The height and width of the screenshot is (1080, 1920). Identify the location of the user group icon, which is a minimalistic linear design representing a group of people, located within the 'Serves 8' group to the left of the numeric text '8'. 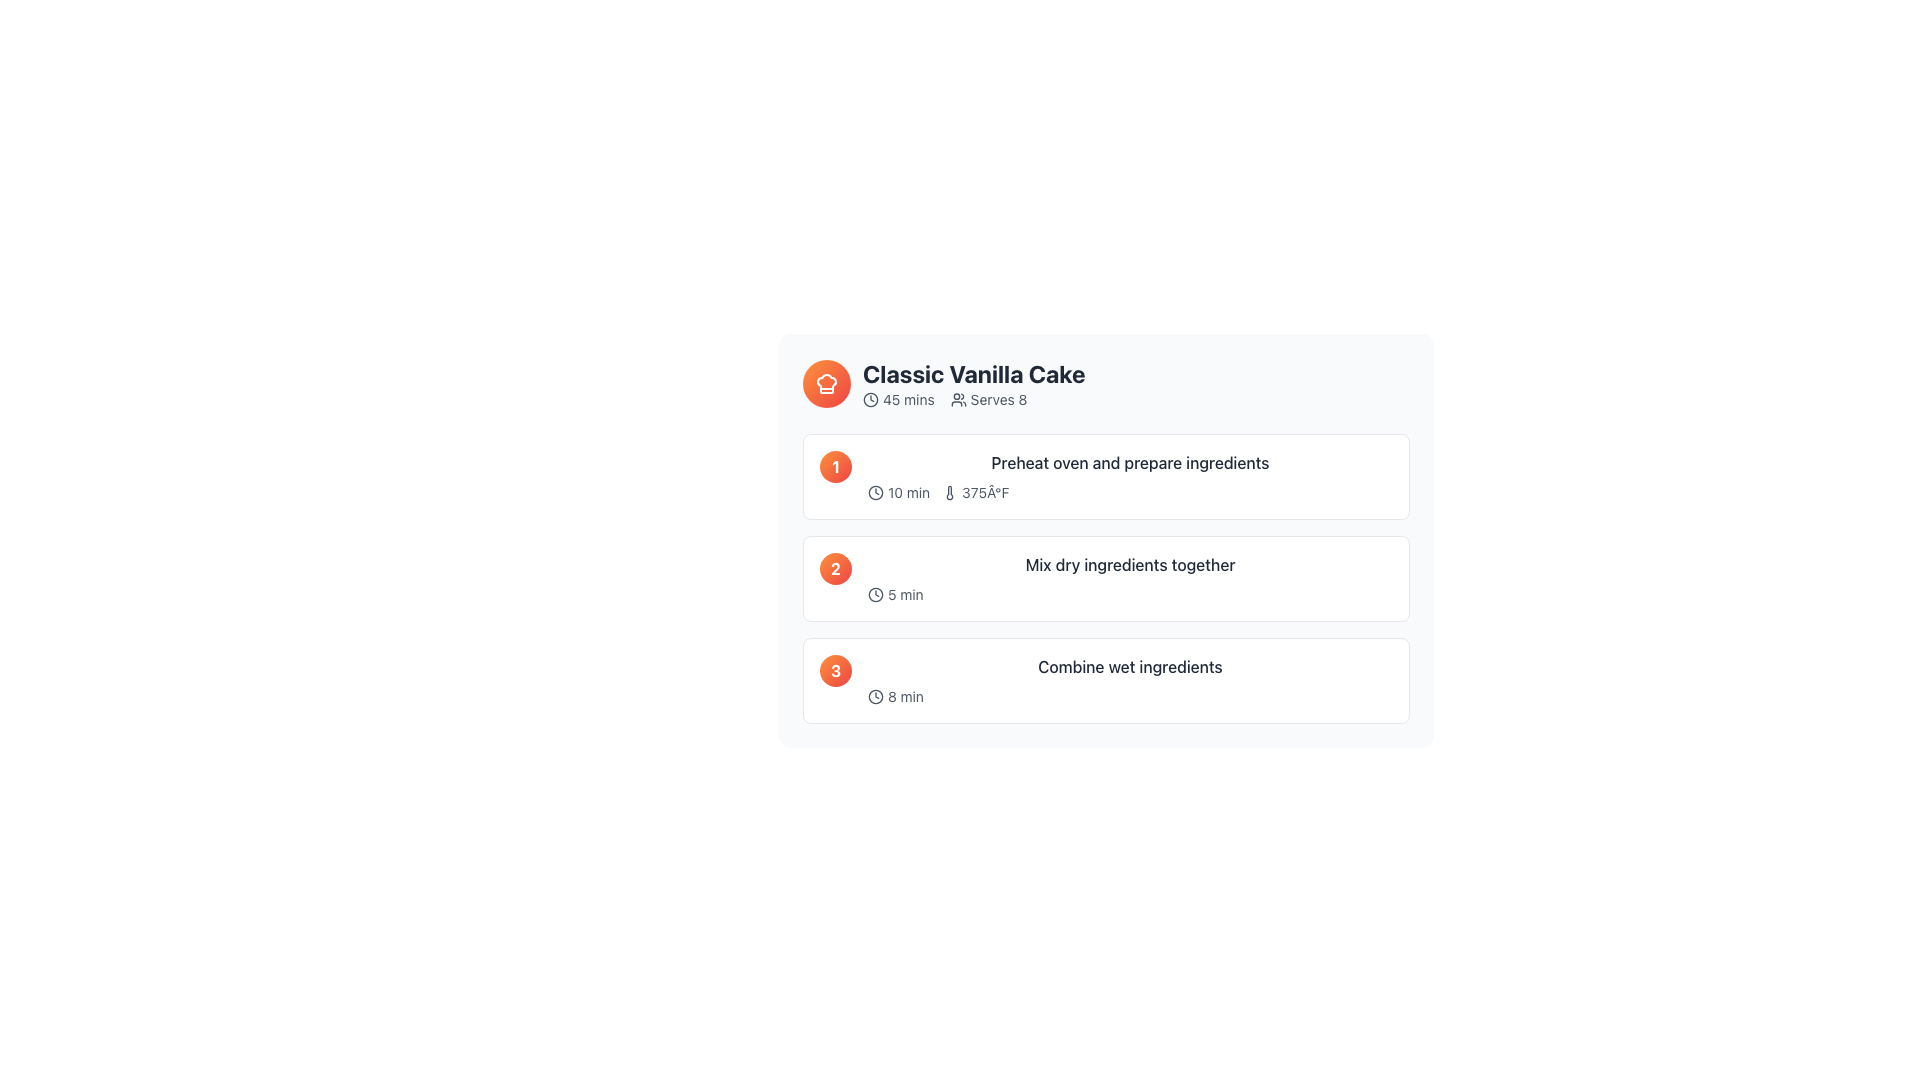
(957, 400).